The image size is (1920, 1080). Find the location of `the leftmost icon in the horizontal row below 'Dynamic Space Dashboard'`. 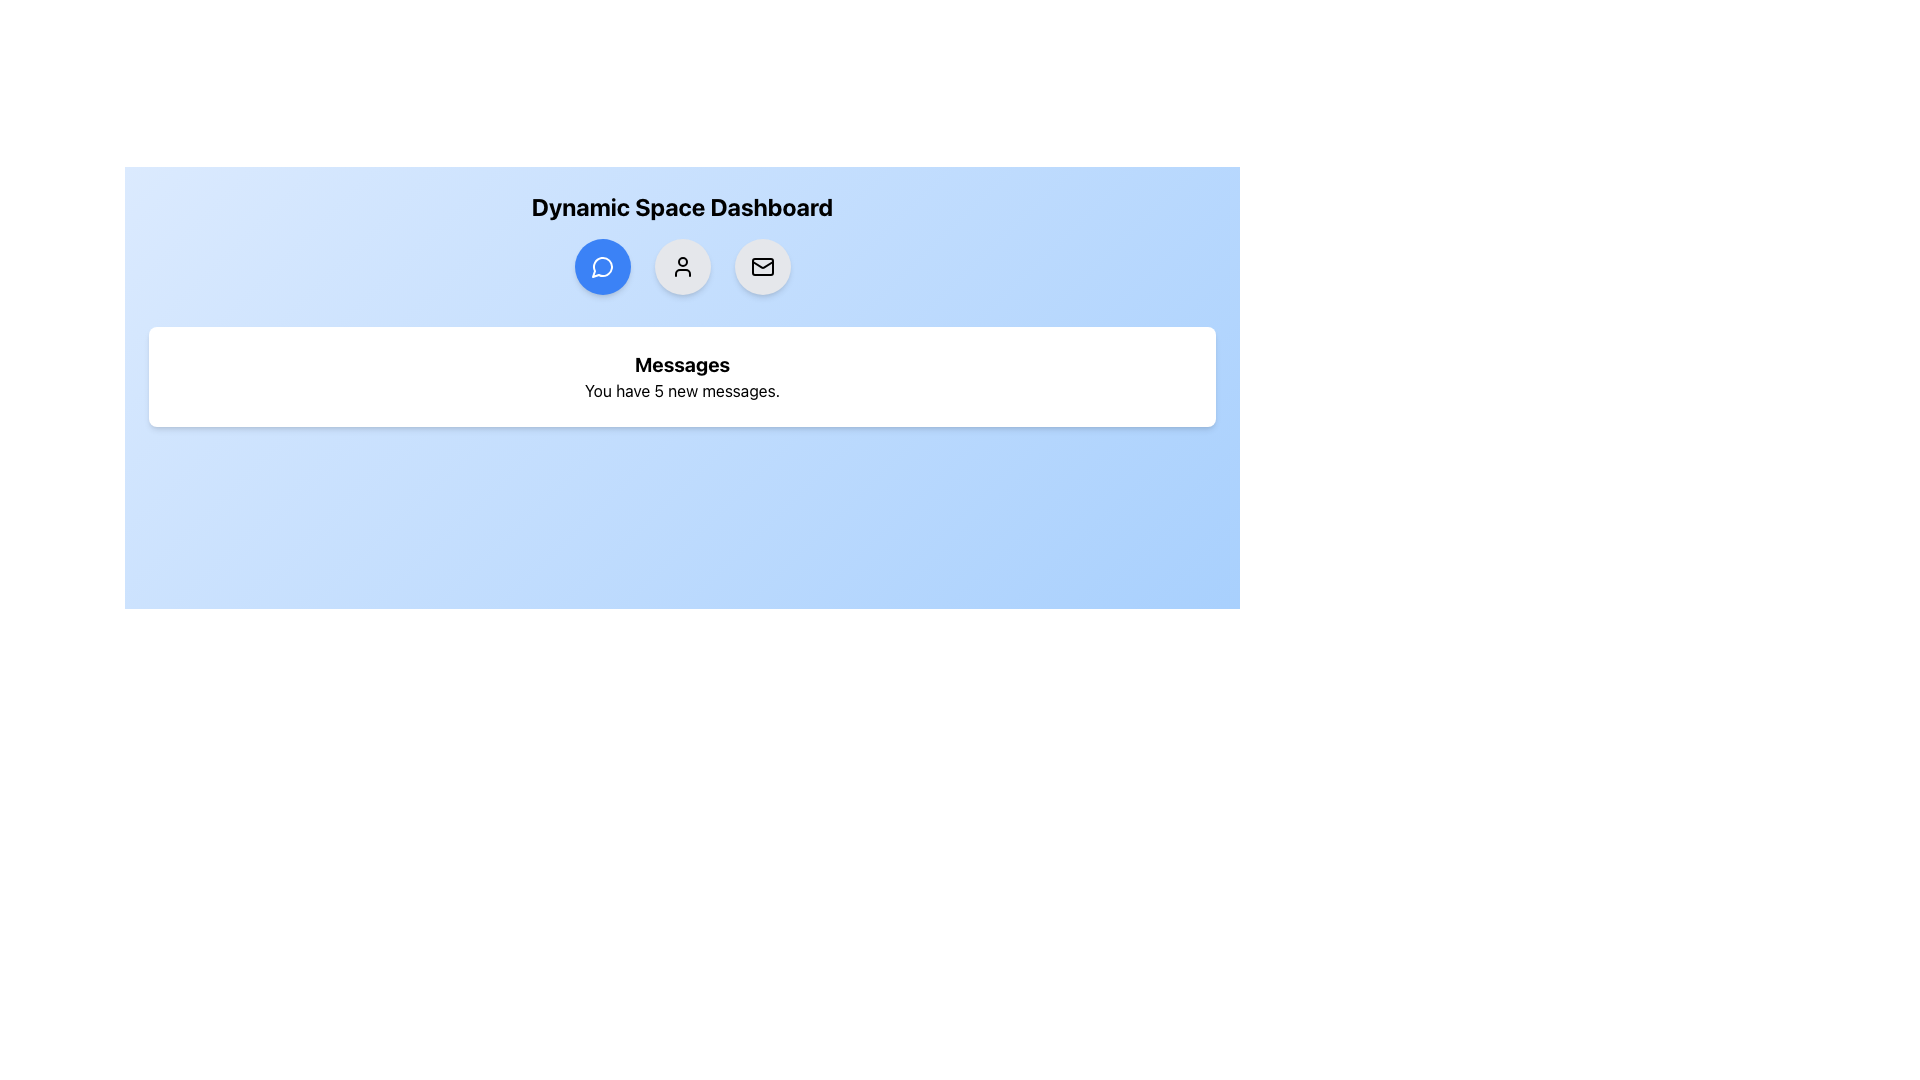

the leftmost icon in the horizontal row below 'Dynamic Space Dashboard' is located at coordinates (600, 265).